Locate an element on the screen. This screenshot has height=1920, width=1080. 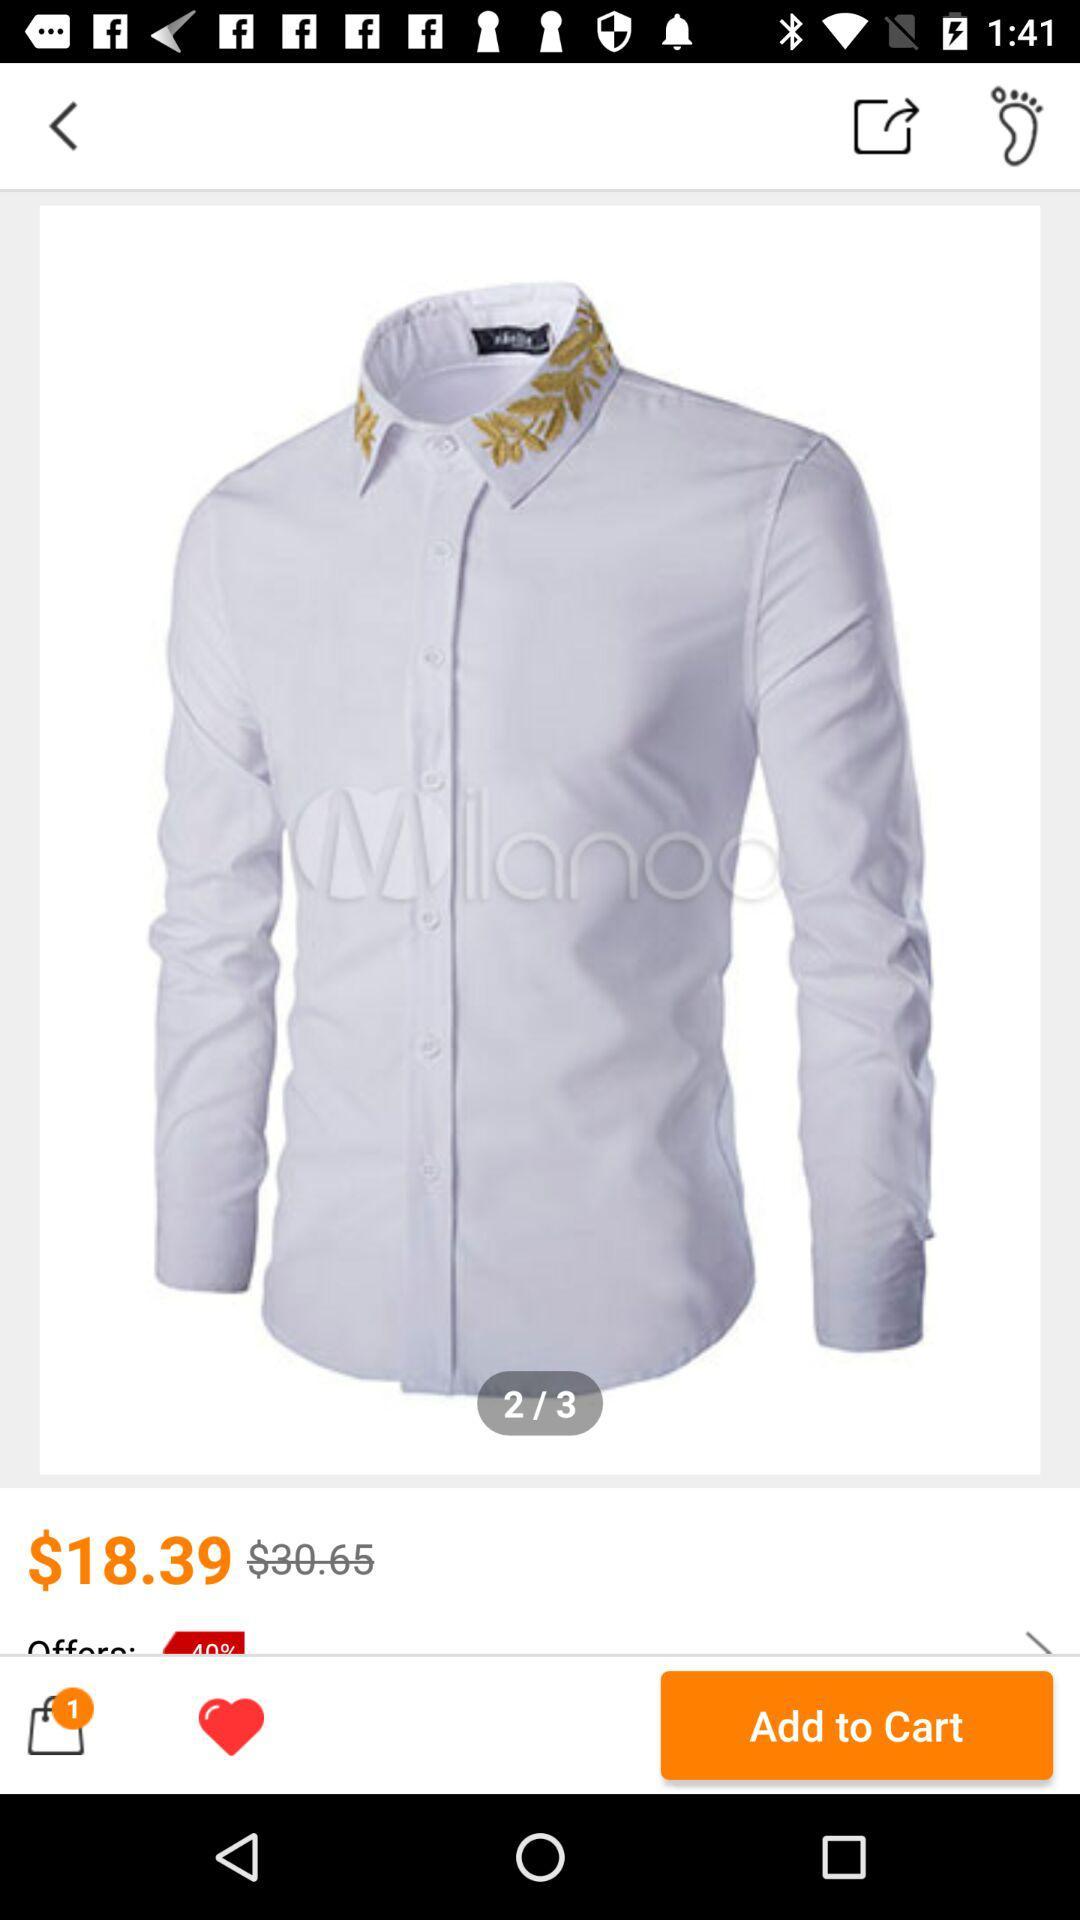
the item at the top left corner is located at coordinates (61, 124).